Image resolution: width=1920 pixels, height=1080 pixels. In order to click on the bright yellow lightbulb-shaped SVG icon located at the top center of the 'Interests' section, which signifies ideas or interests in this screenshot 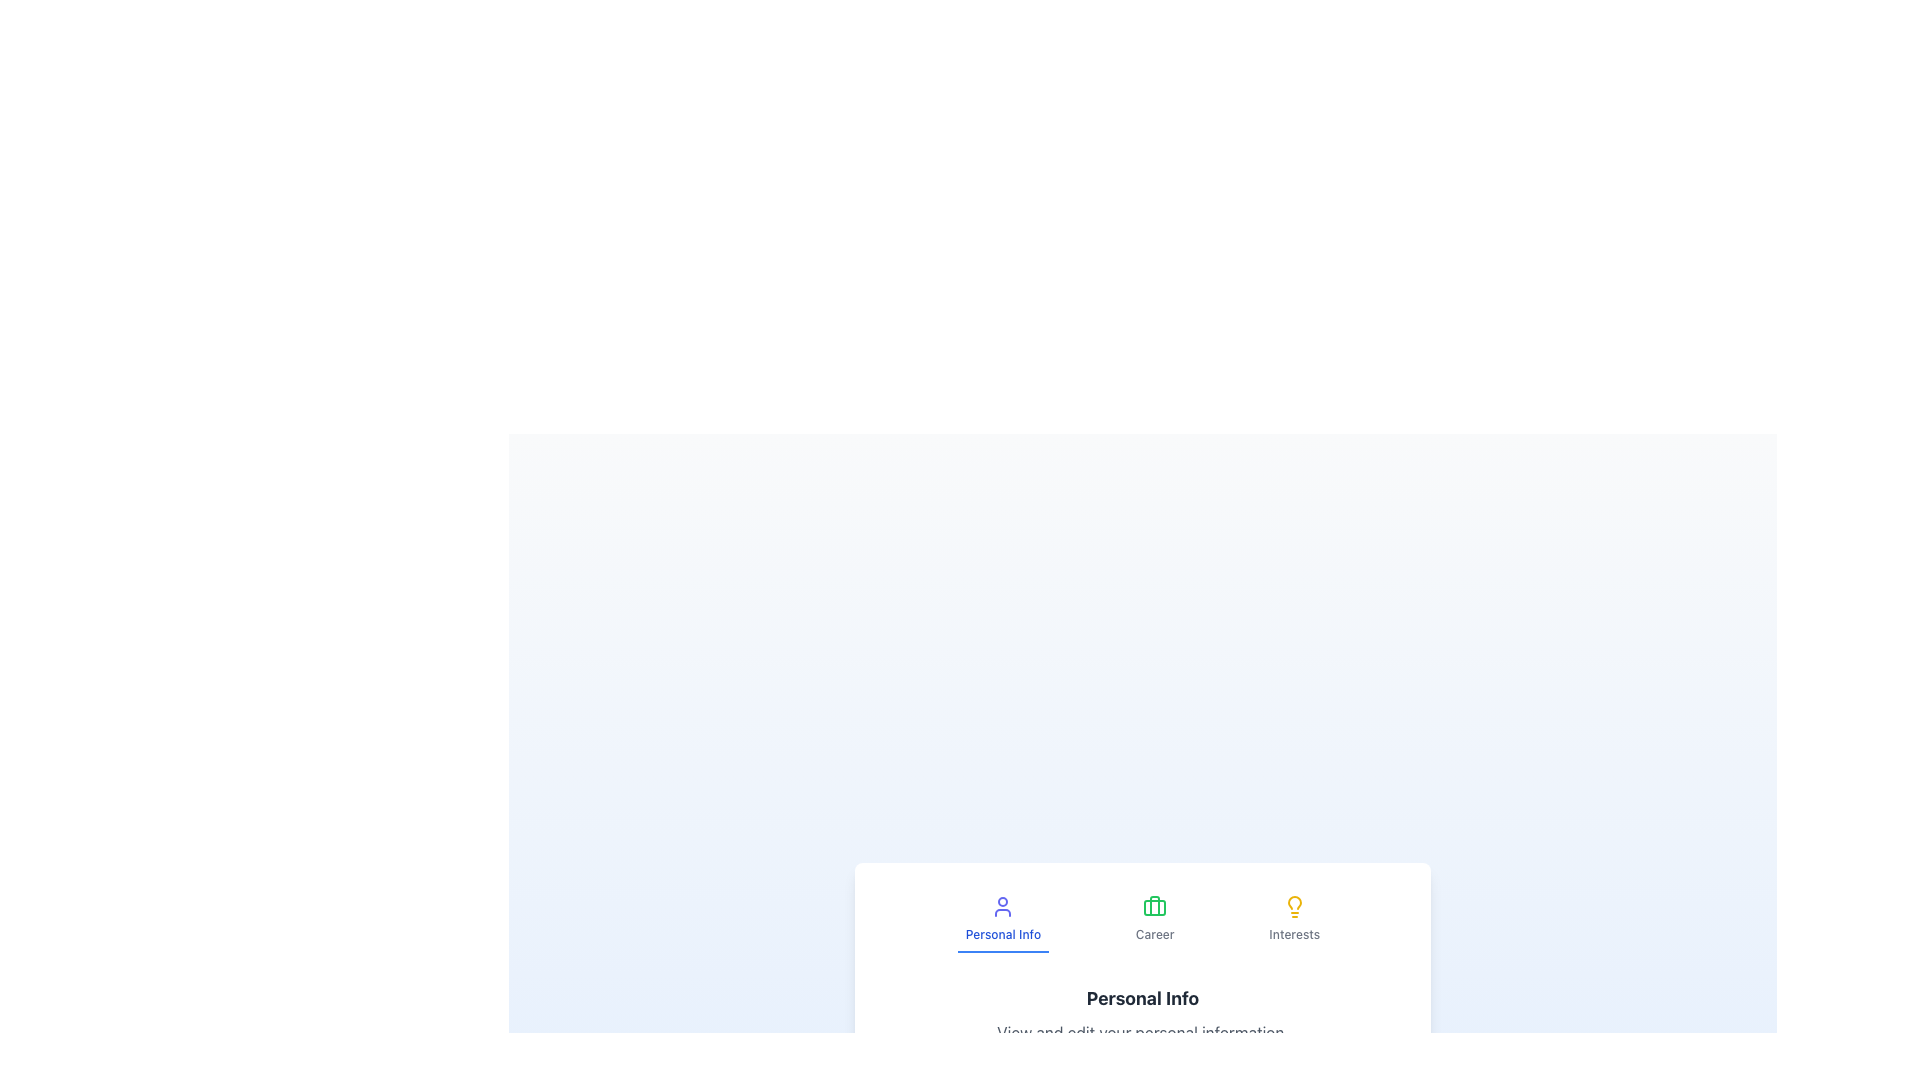, I will do `click(1294, 906)`.